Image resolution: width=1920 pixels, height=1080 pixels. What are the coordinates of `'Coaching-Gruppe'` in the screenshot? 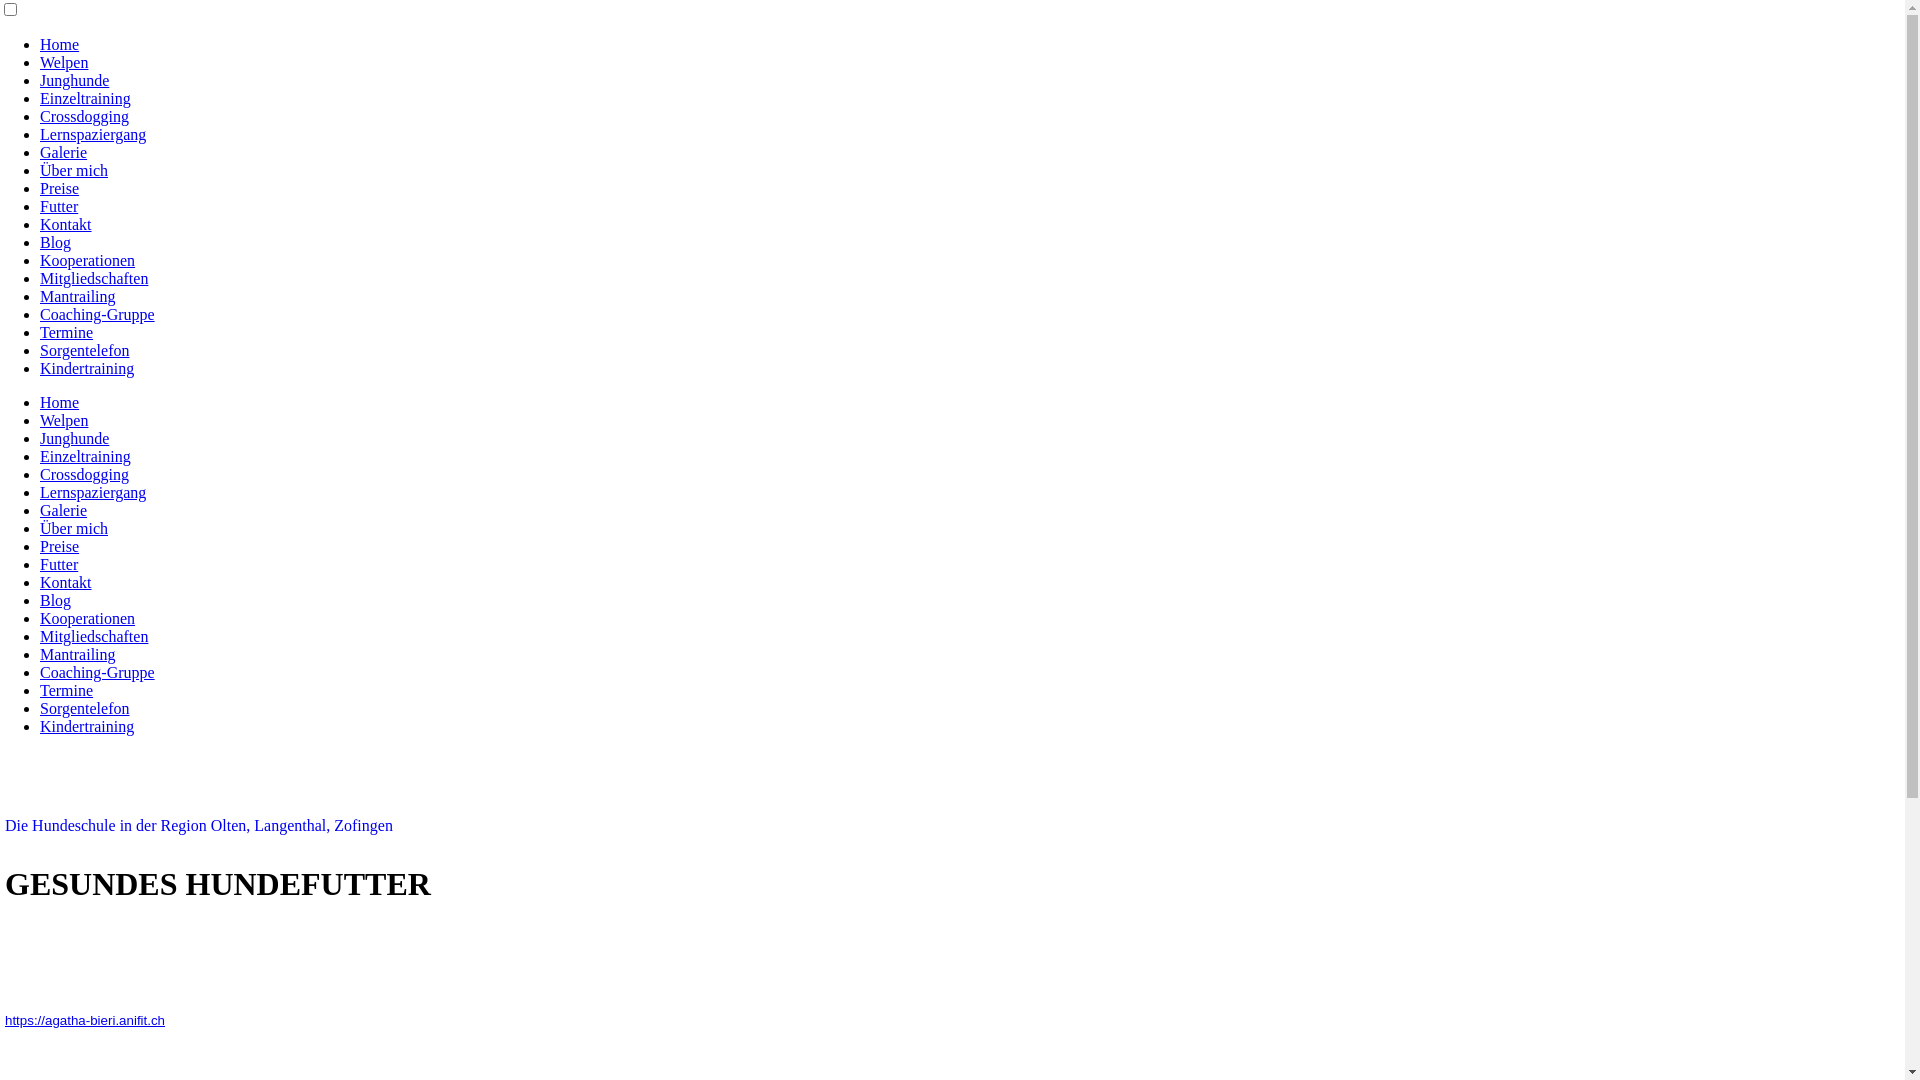 It's located at (39, 314).